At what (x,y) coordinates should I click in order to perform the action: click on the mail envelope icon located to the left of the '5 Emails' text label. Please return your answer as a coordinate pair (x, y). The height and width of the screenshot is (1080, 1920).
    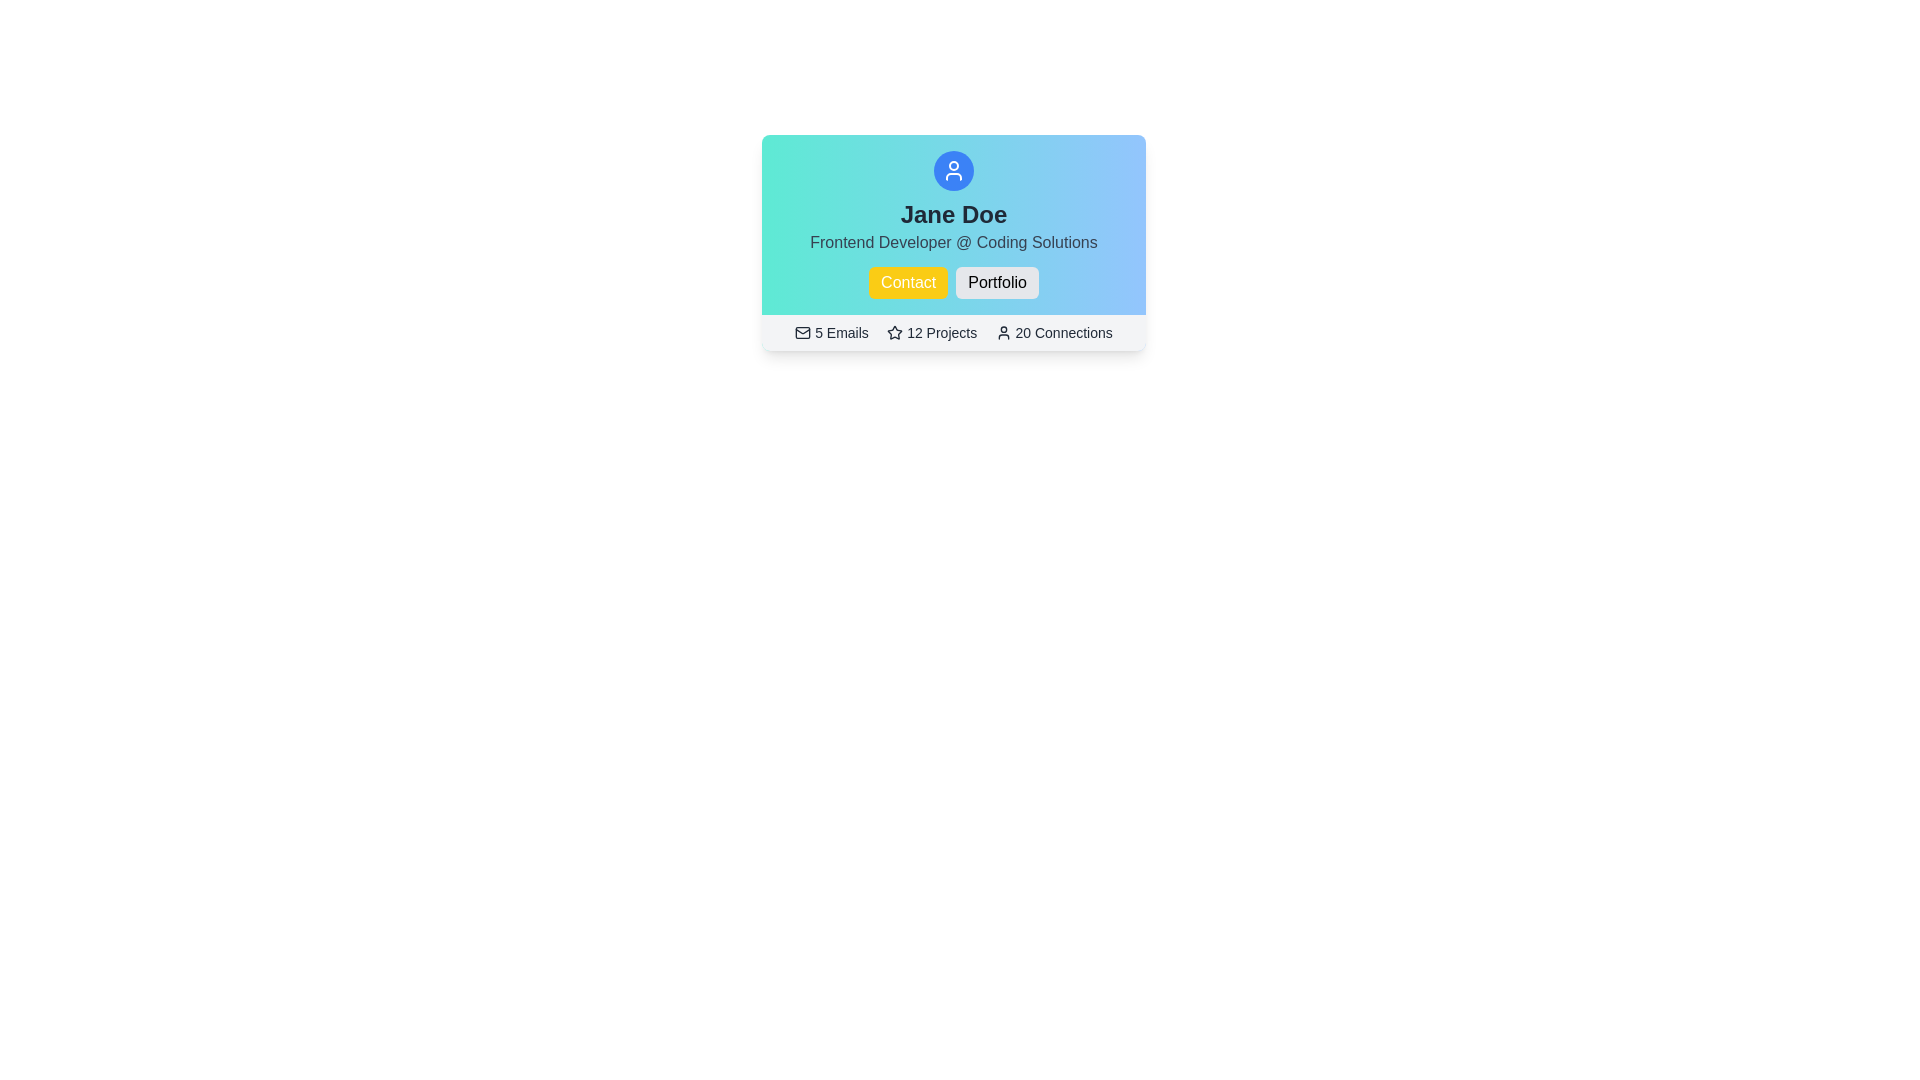
    Looking at the image, I should click on (802, 331).